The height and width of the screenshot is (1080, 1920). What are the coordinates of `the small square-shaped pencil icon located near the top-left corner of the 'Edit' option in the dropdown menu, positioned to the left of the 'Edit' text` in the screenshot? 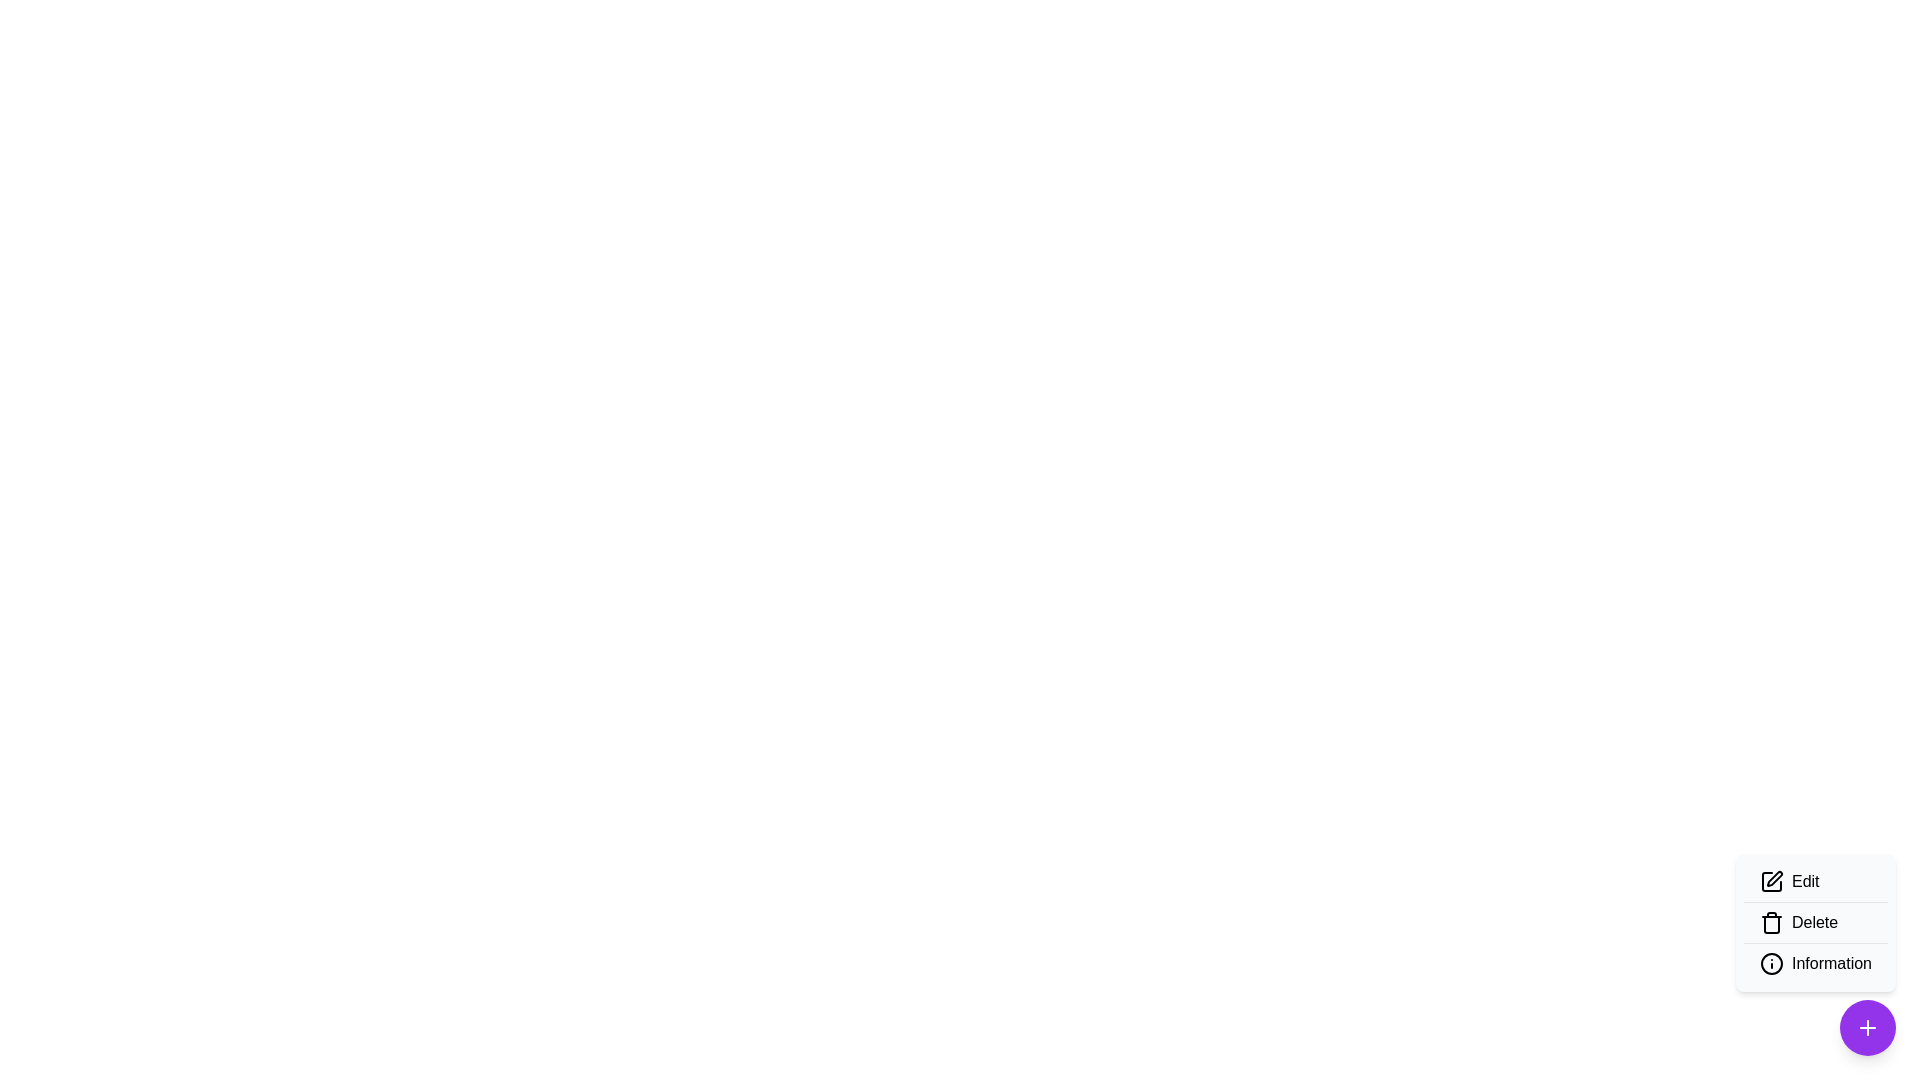 It's located at (1771, 881).